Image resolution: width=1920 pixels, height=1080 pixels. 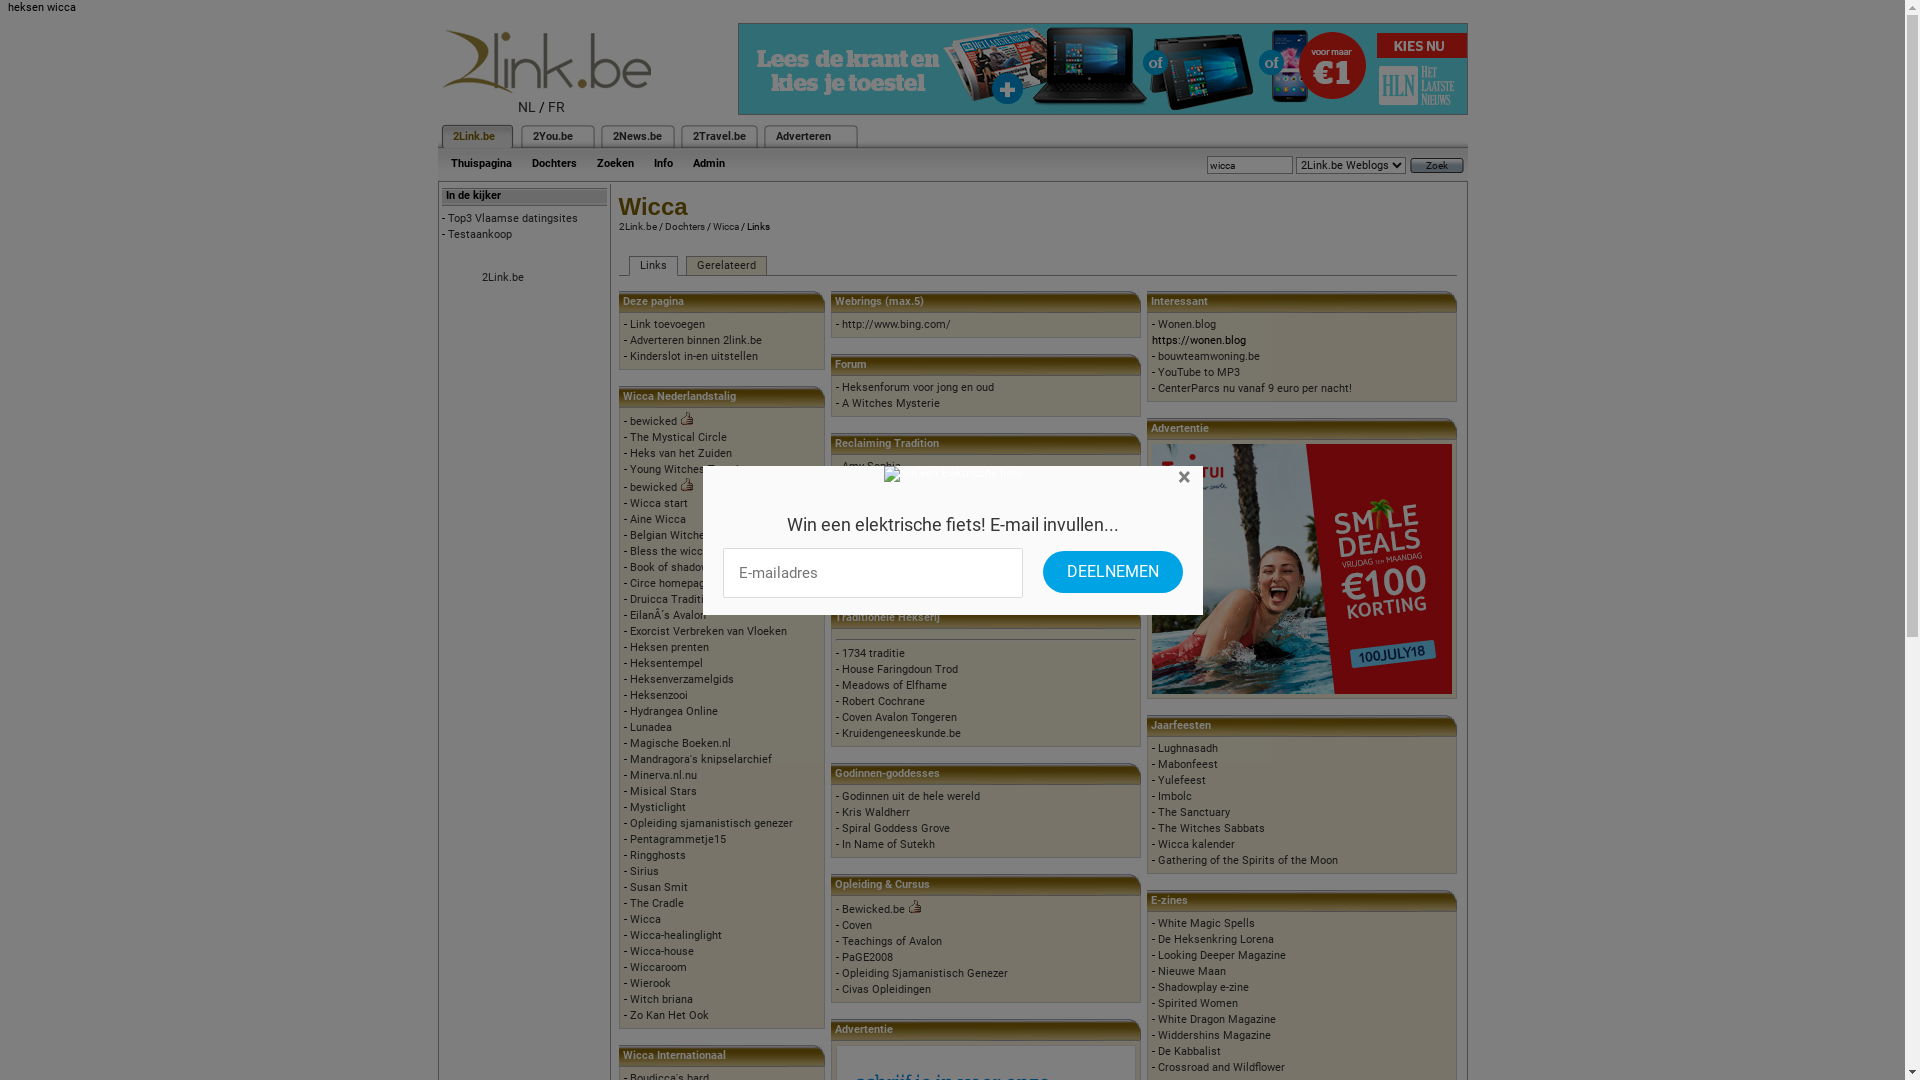 What do you see at coordinates (841, 497) in the screenshot?
I see `'Reclaiming homepage'` at bounding box center [841, 497].